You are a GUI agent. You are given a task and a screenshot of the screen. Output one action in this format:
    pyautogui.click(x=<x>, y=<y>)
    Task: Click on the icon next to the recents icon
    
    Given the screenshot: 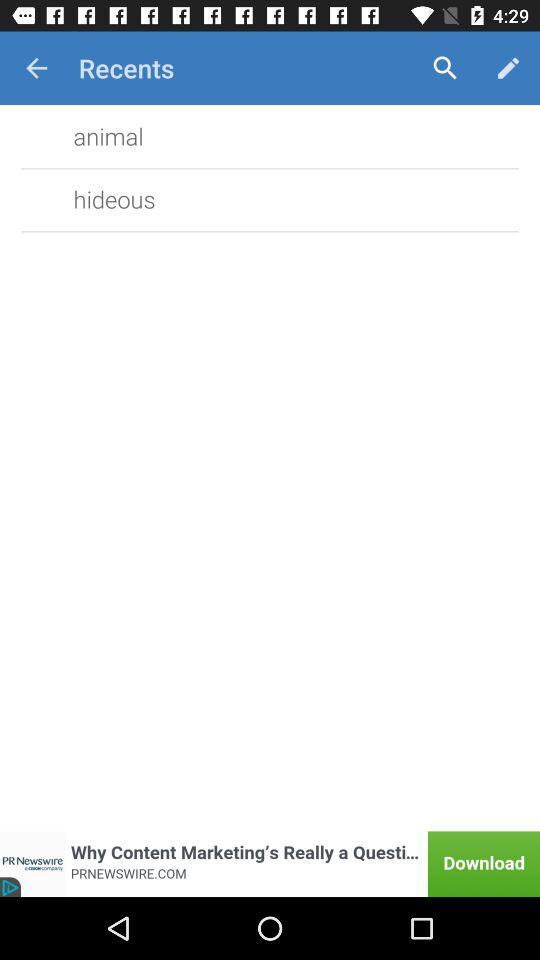 What is the action you would take?
    pyautogui.click(x=445, y=68)
    